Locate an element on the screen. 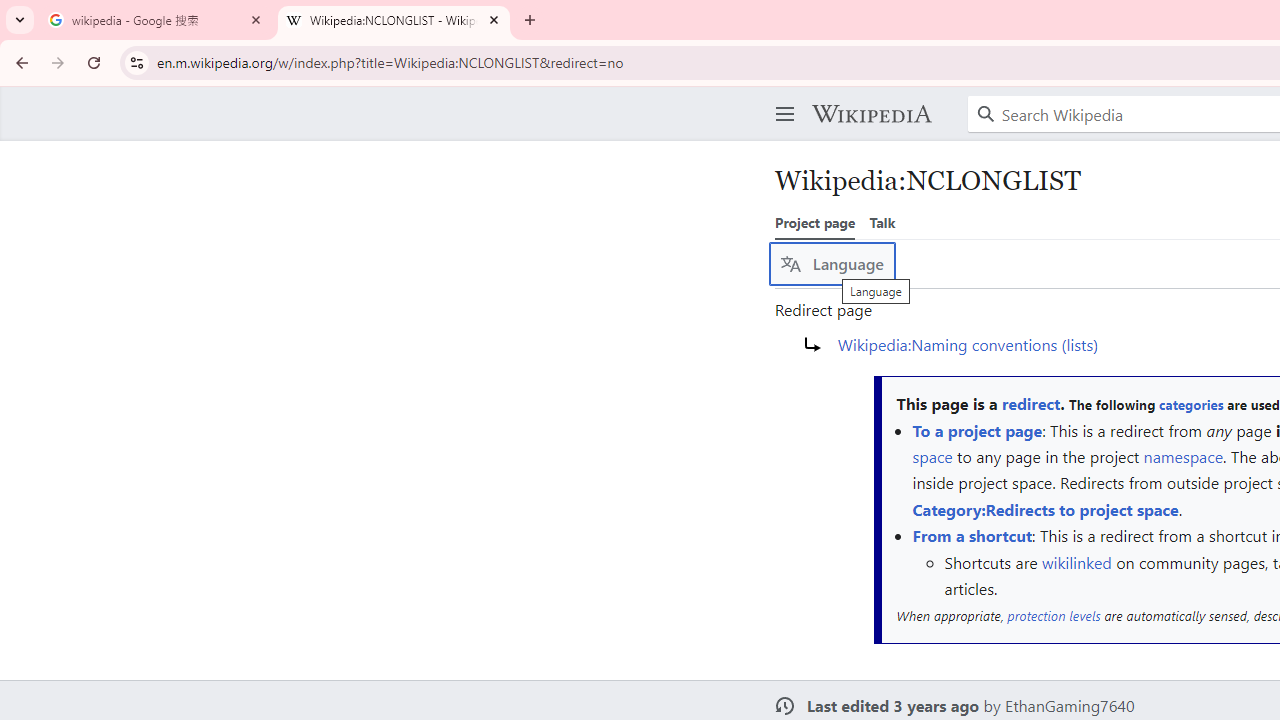 The height and width of the screenshot is (720, 1280). 'wikilinked' is located at coordinates (1075, 561).